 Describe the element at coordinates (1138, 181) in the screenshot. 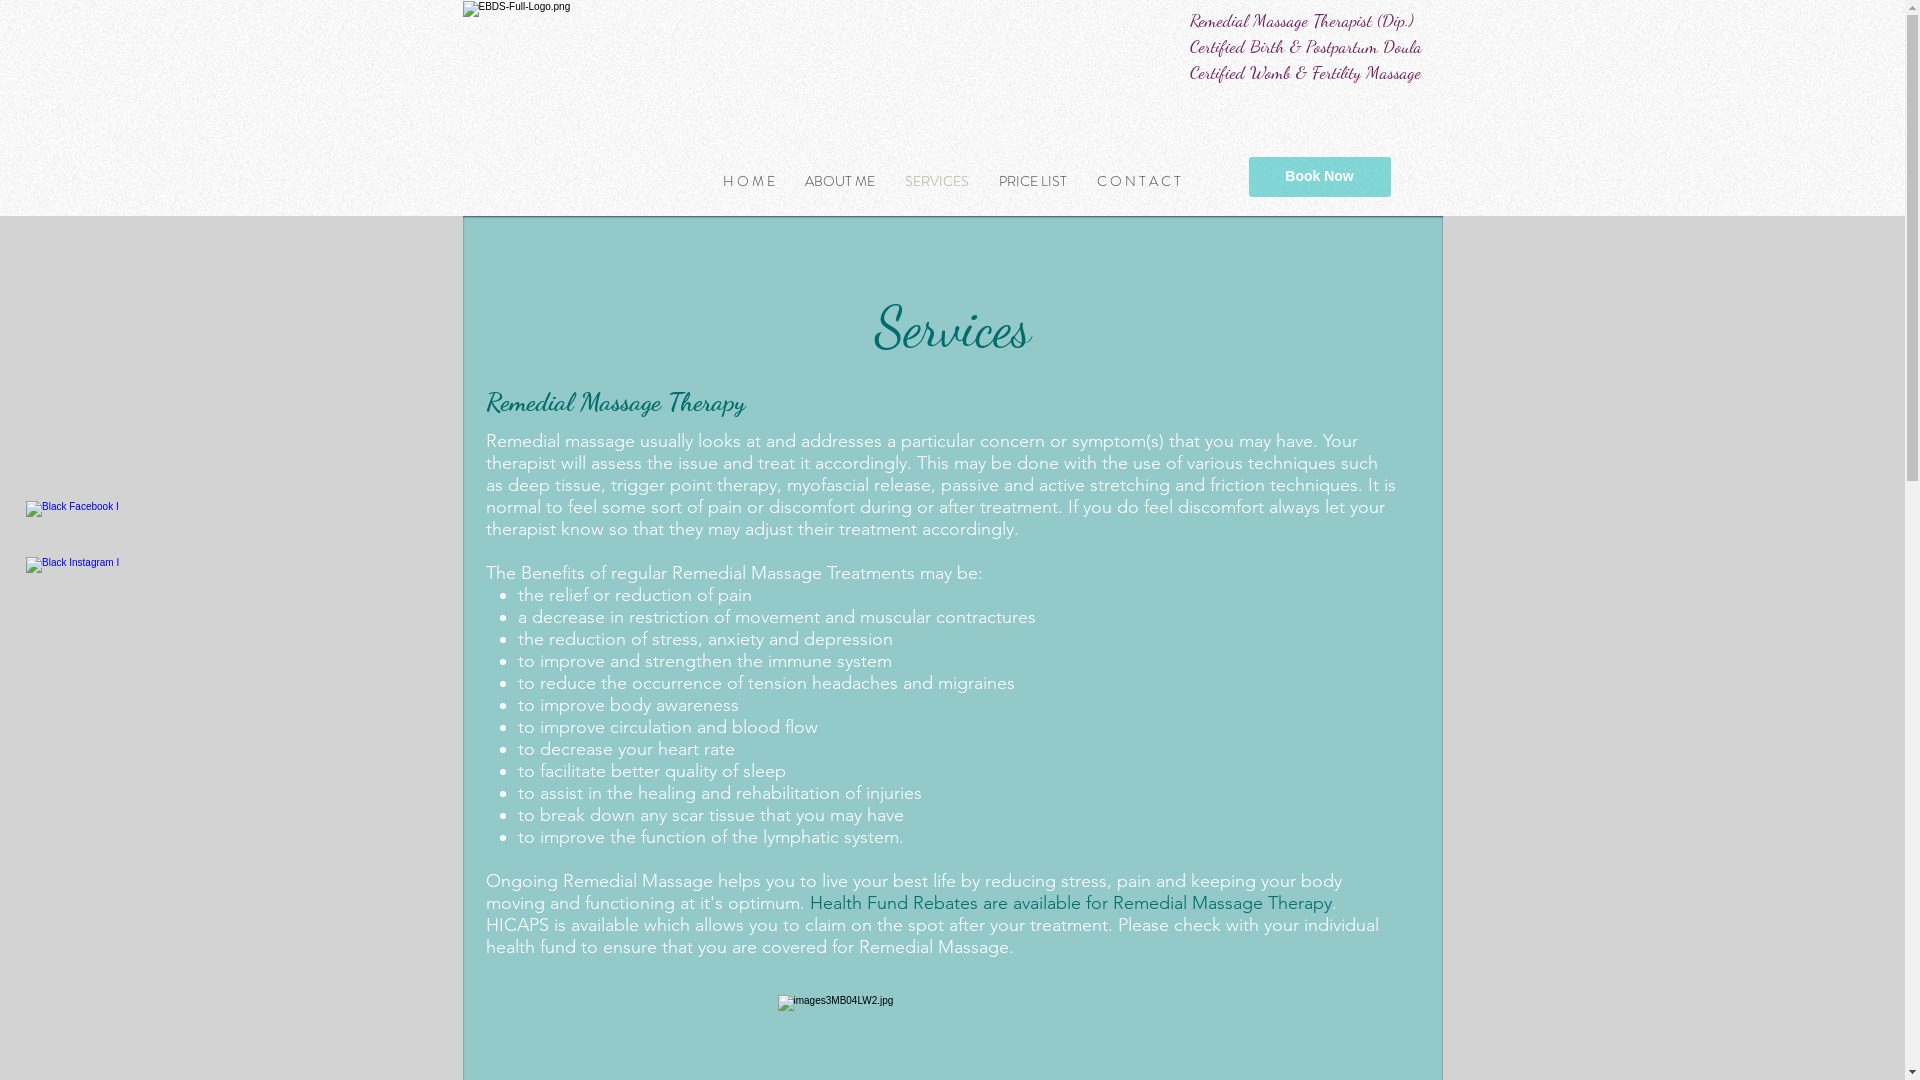

I see `'C O N T A C T'` at that location.